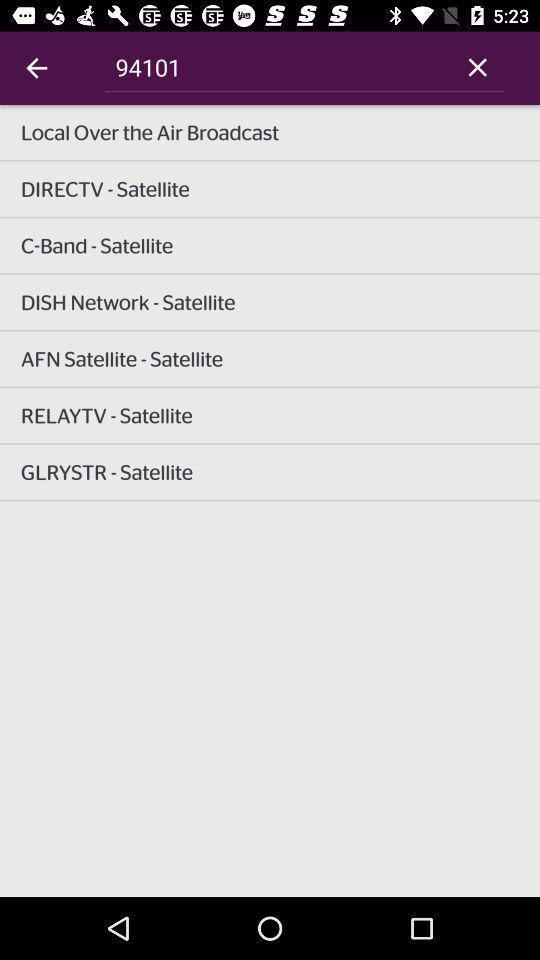 The image size is (540, 960). I want to click on icon next to 94101 icon, so click(476, 67).